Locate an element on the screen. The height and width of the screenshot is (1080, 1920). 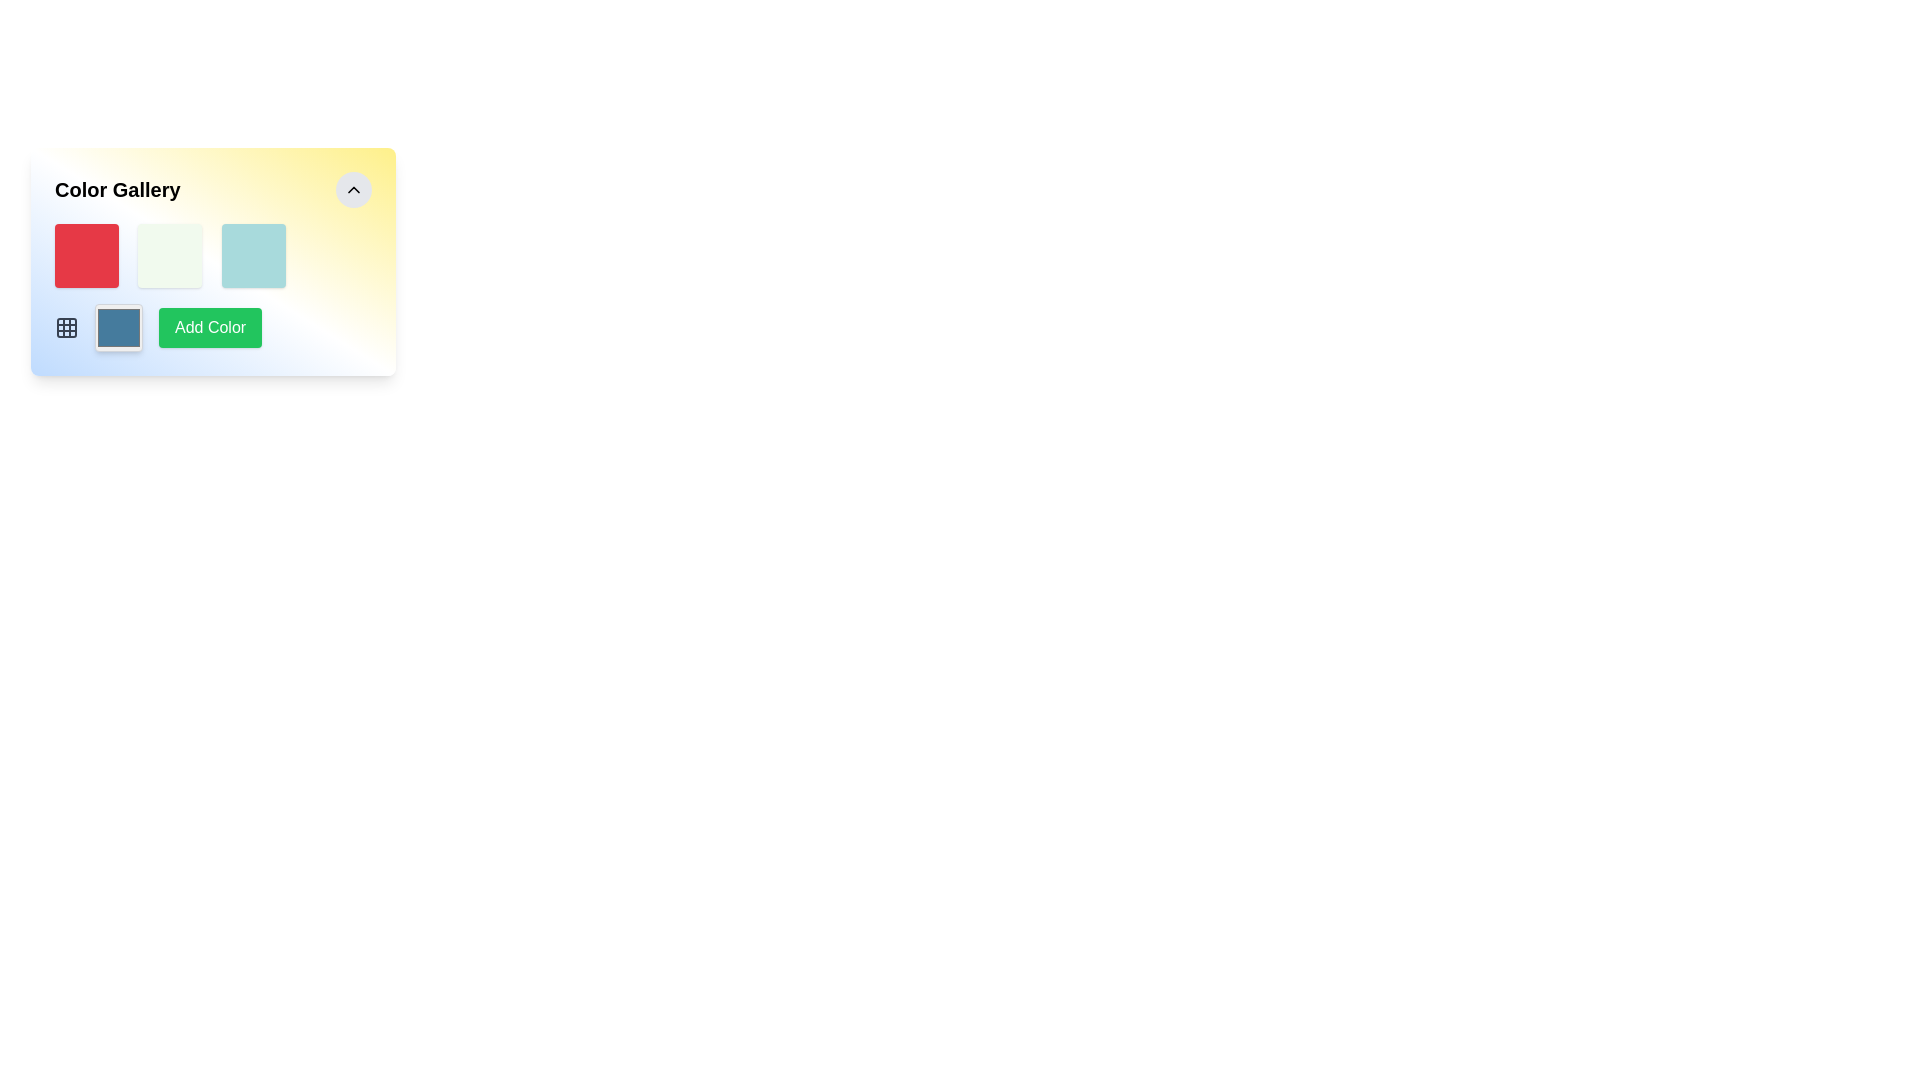
the non-interactive heading Text Label that indicates the section related to 'Color Gallery' is located at coordinates (116, 189).